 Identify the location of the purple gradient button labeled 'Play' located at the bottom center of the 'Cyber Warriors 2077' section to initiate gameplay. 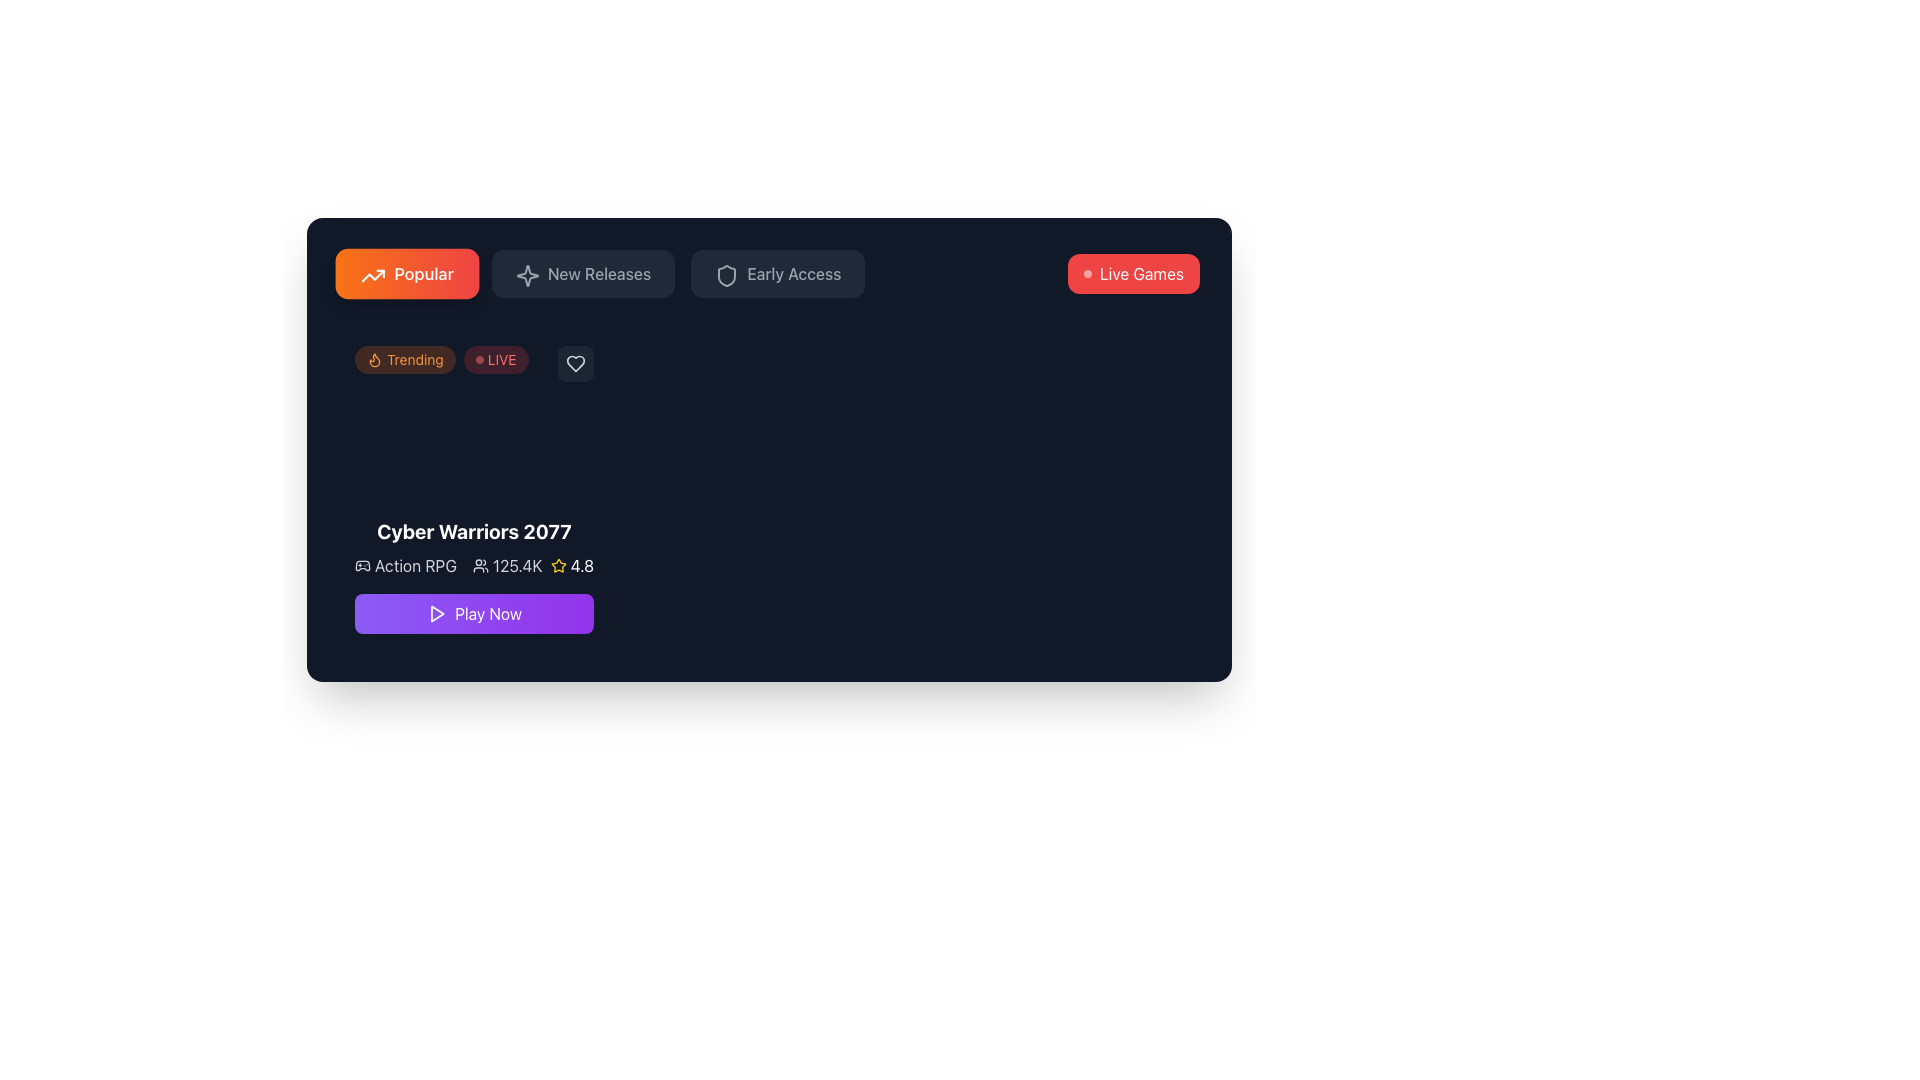
(488, 612).